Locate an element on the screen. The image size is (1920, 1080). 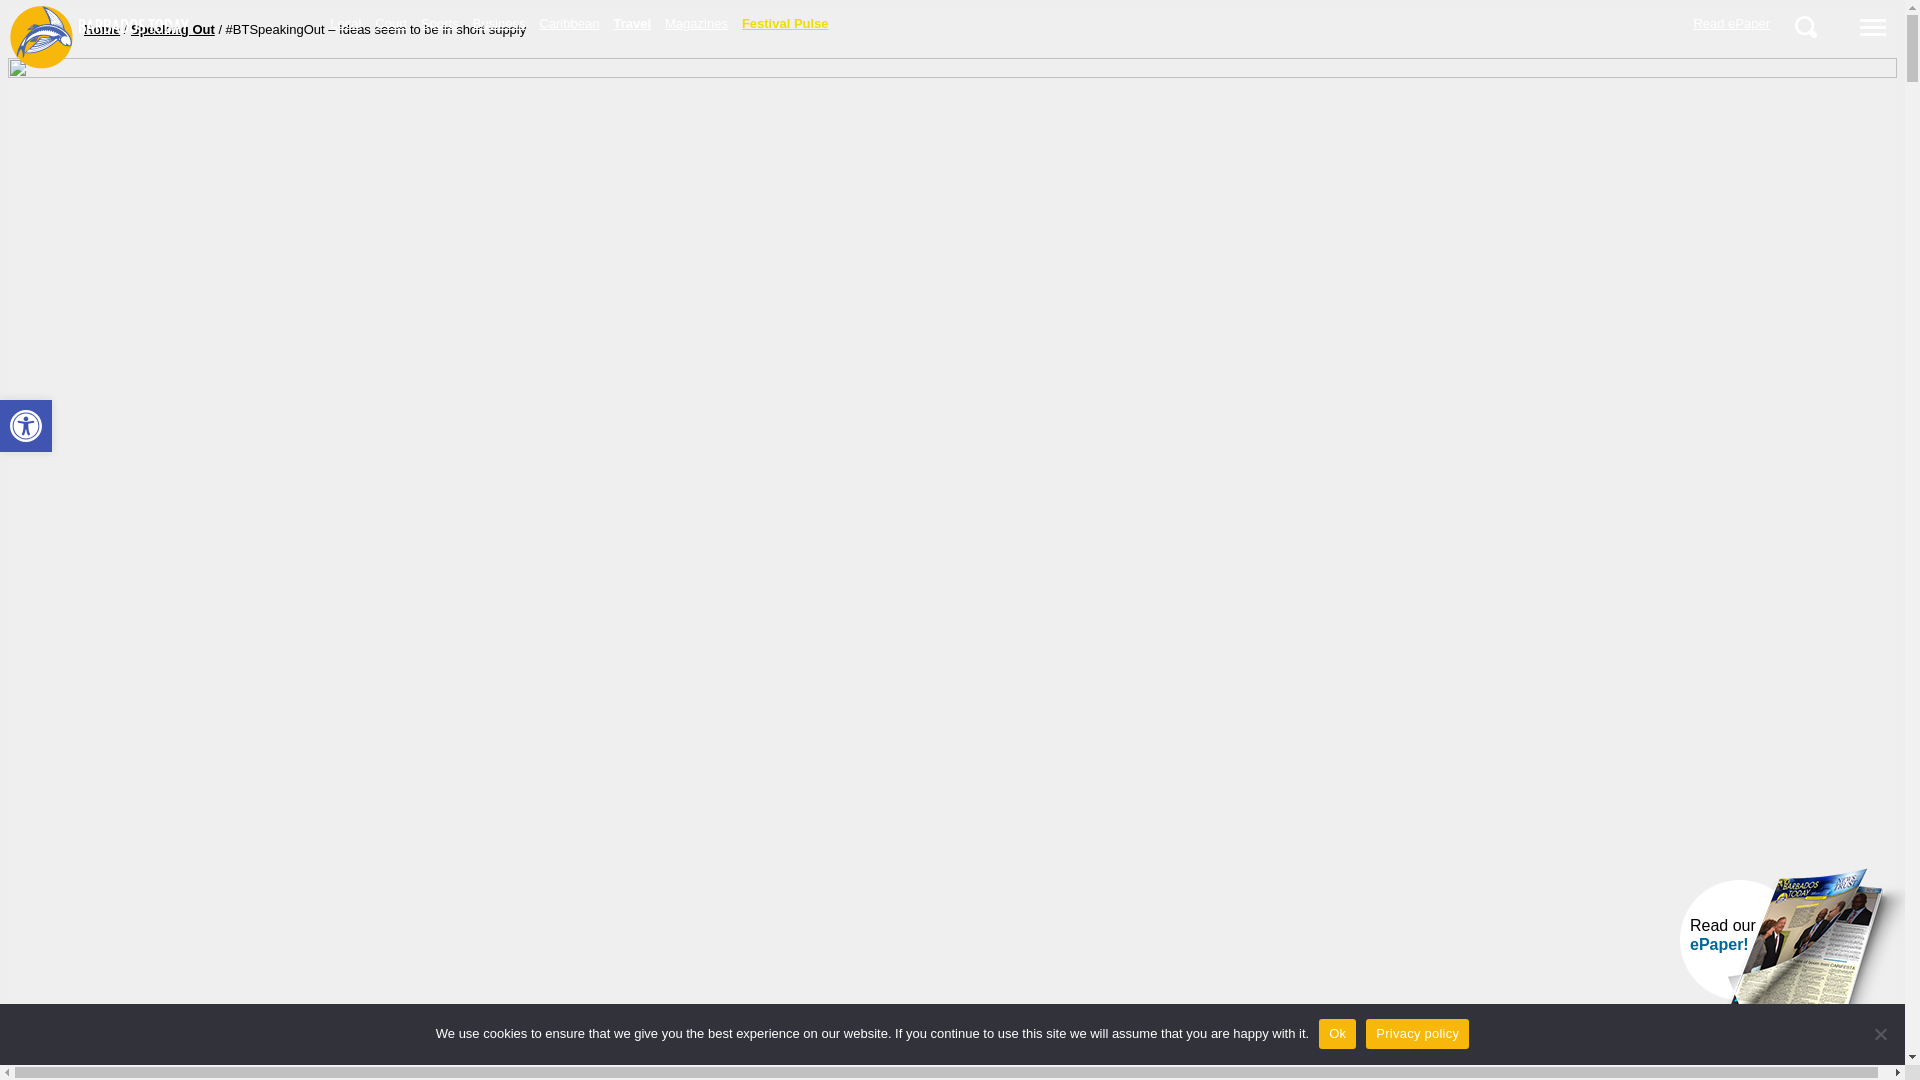
'Business' is located at coordinates (499, 23).